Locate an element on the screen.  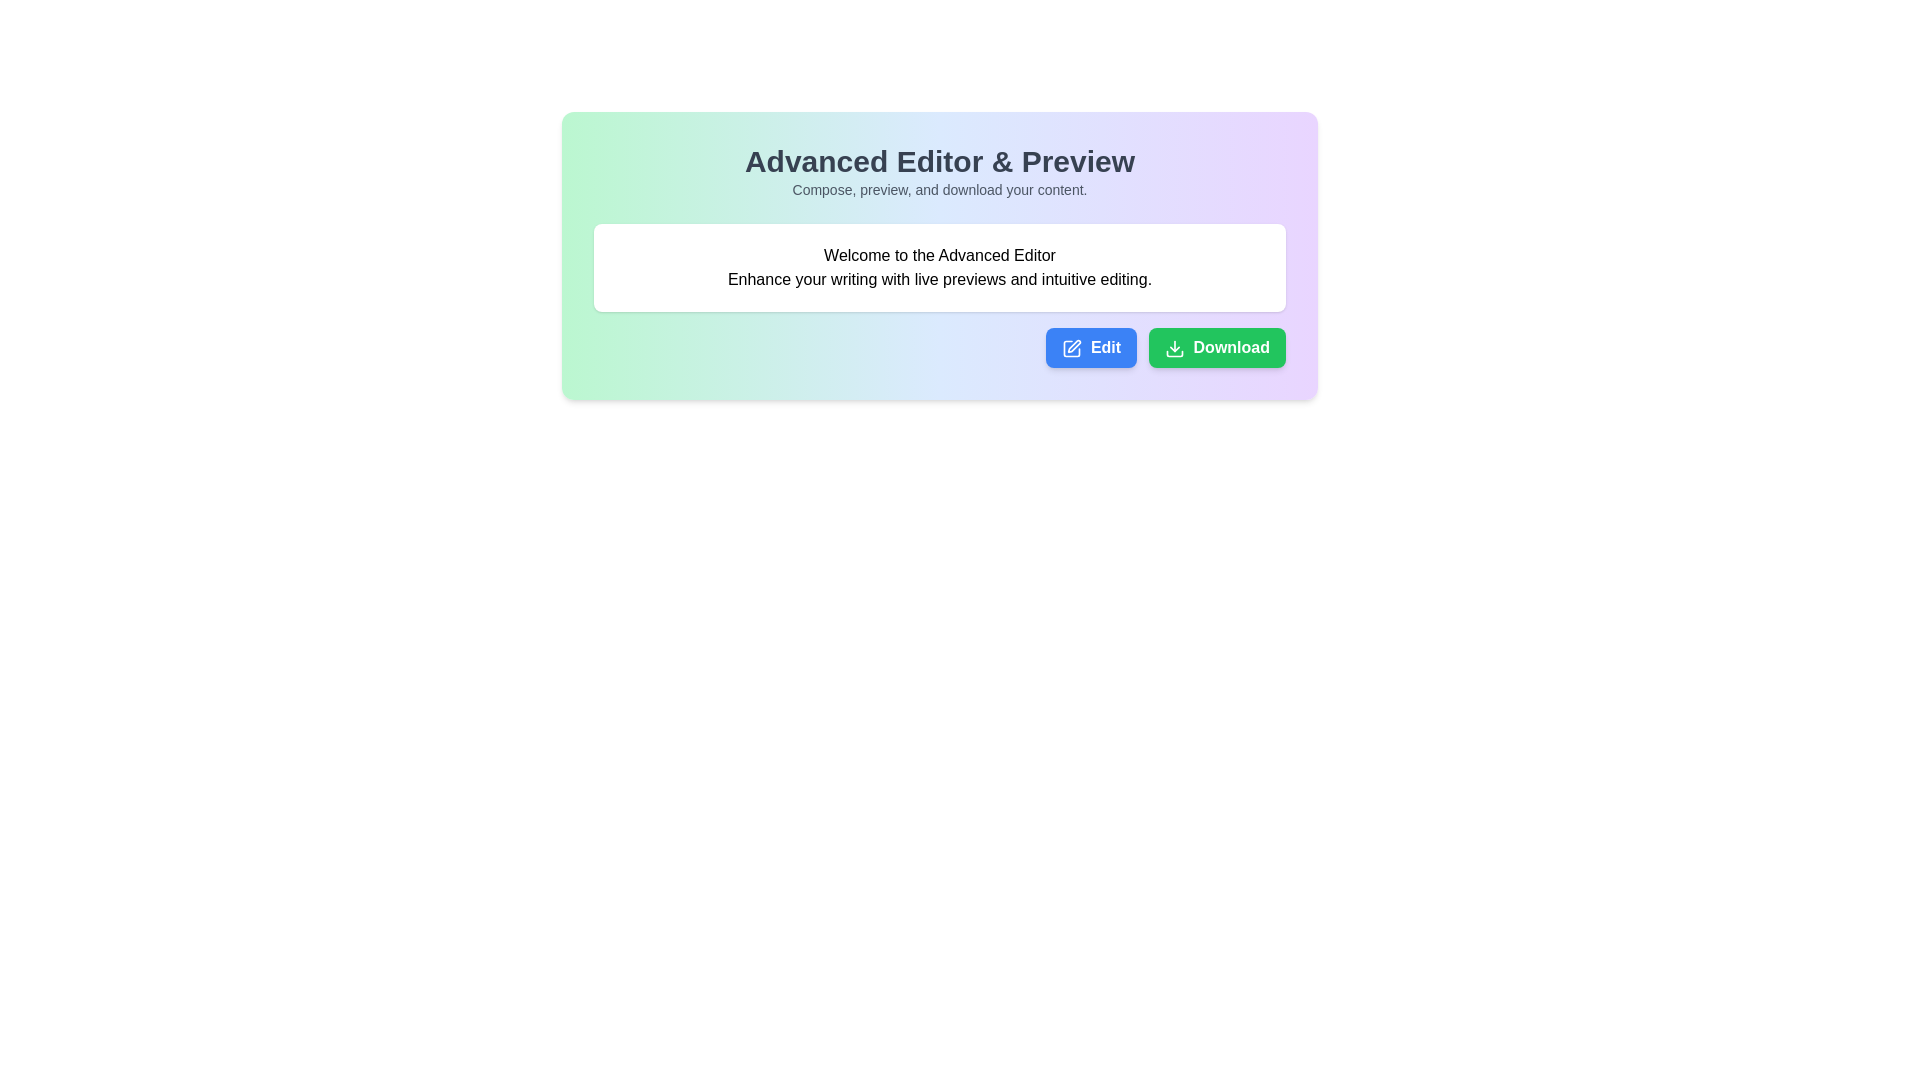
the download button located at the bottom-right of the horizontal button group to initiate a color change is located at coordinates (1216, 346).